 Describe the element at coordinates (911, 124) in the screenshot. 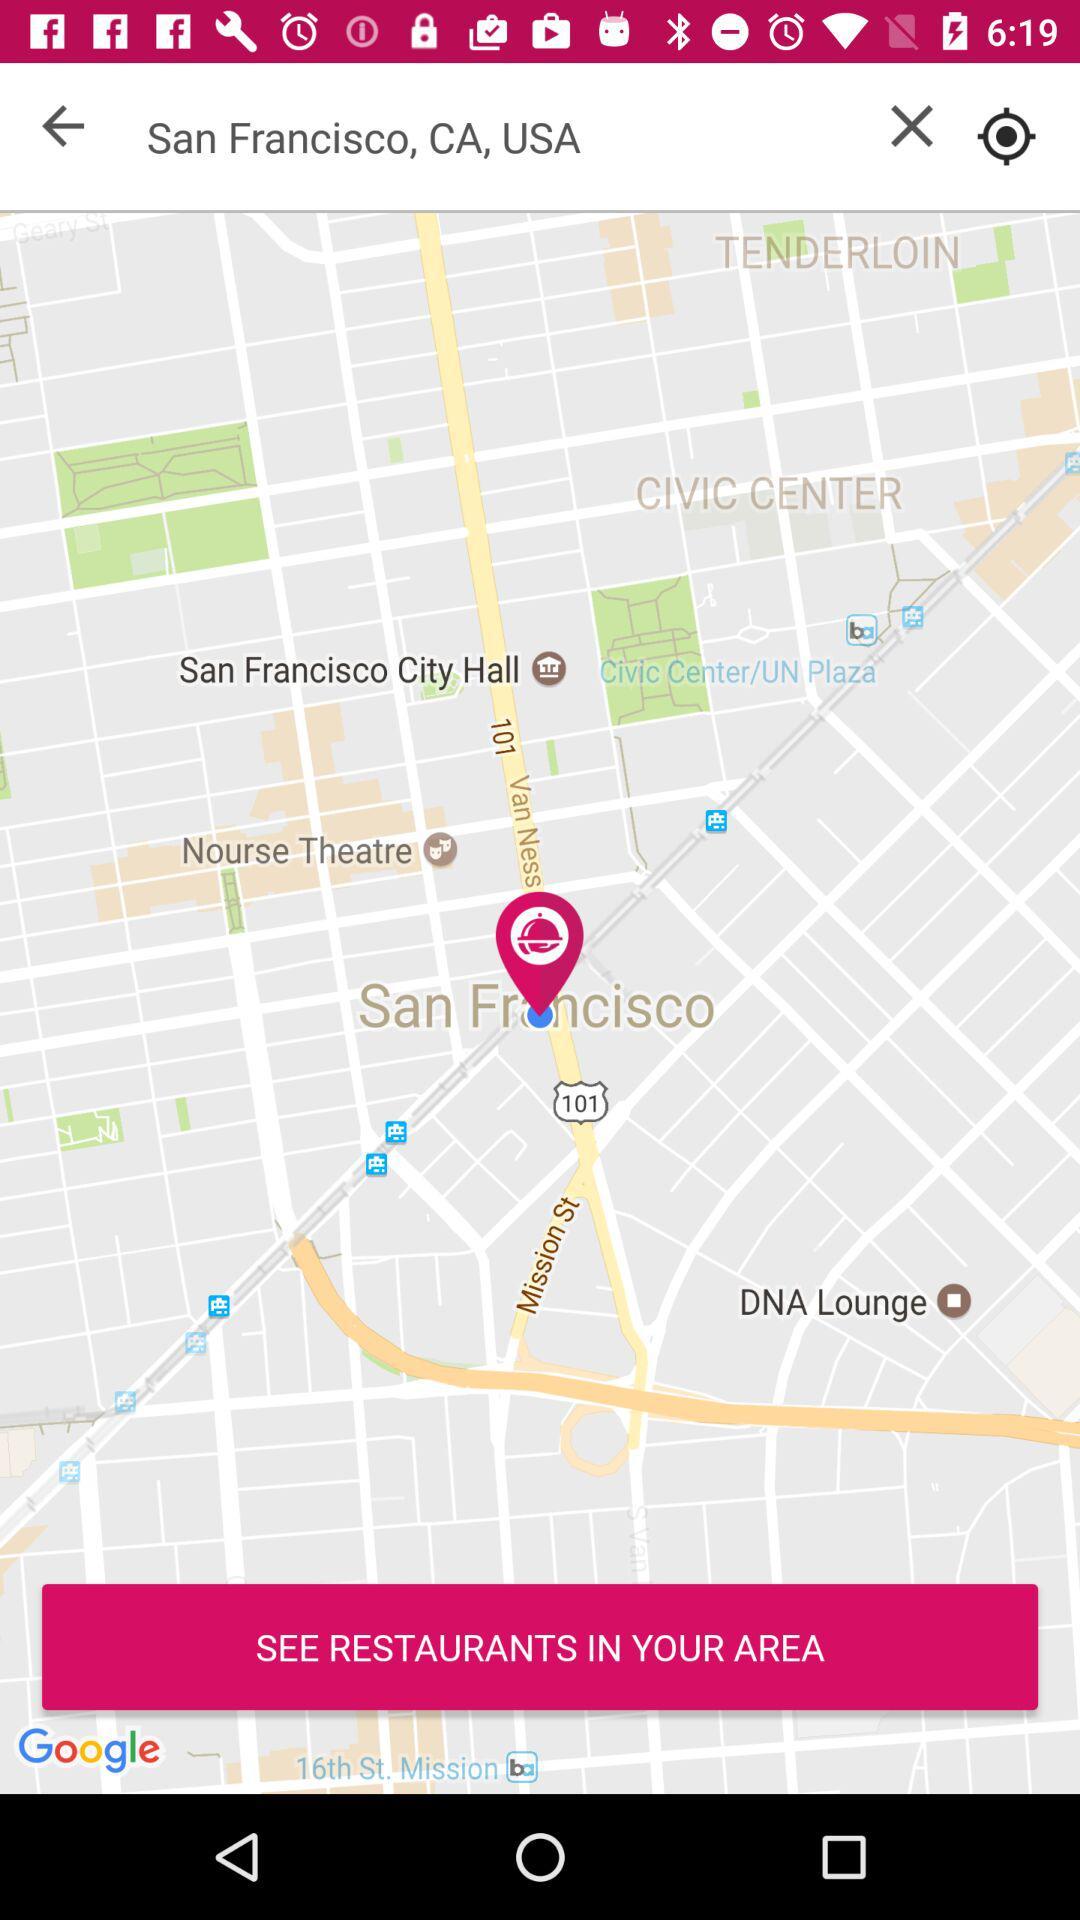

I see `out screen` at that location.